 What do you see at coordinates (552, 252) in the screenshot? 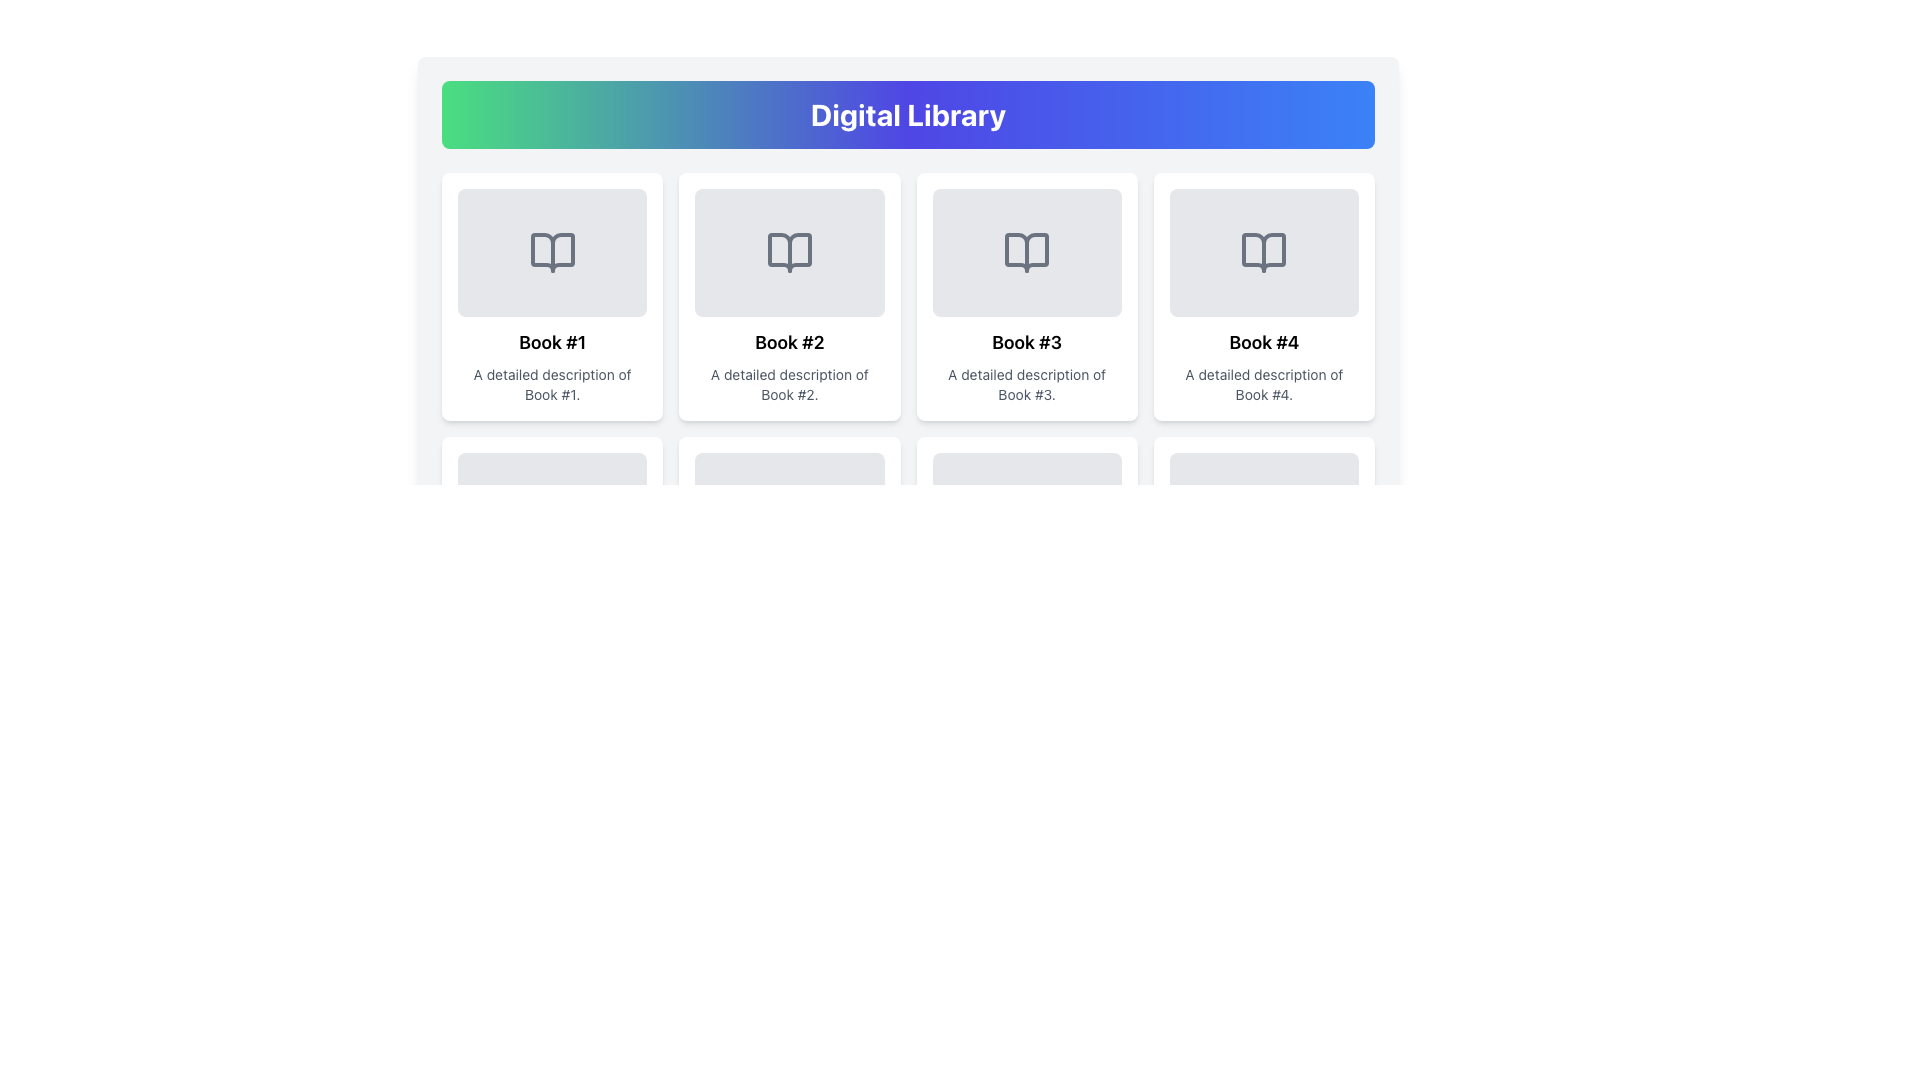
I see `the vector graphic icon representing an open book` at bounding box center [552, 252].